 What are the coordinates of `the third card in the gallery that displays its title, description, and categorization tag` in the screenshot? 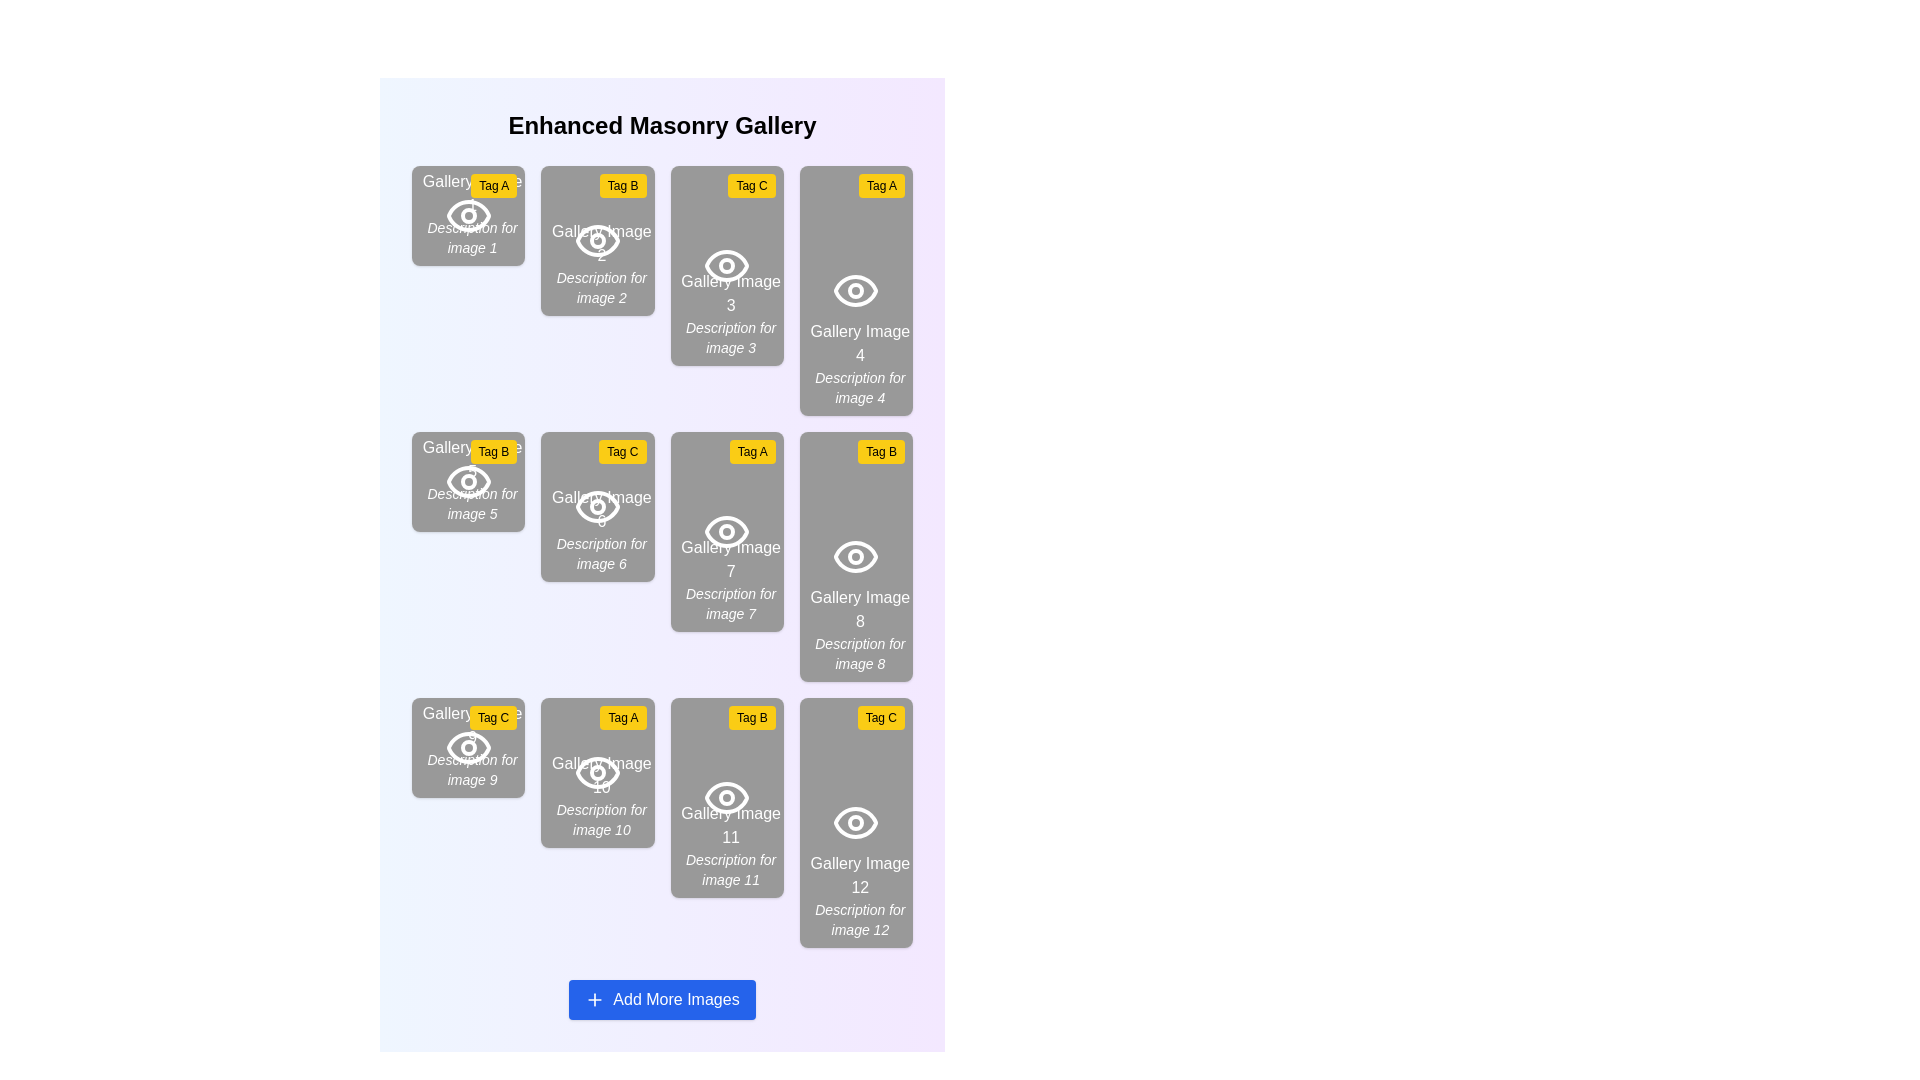 It's located at (726, 265).